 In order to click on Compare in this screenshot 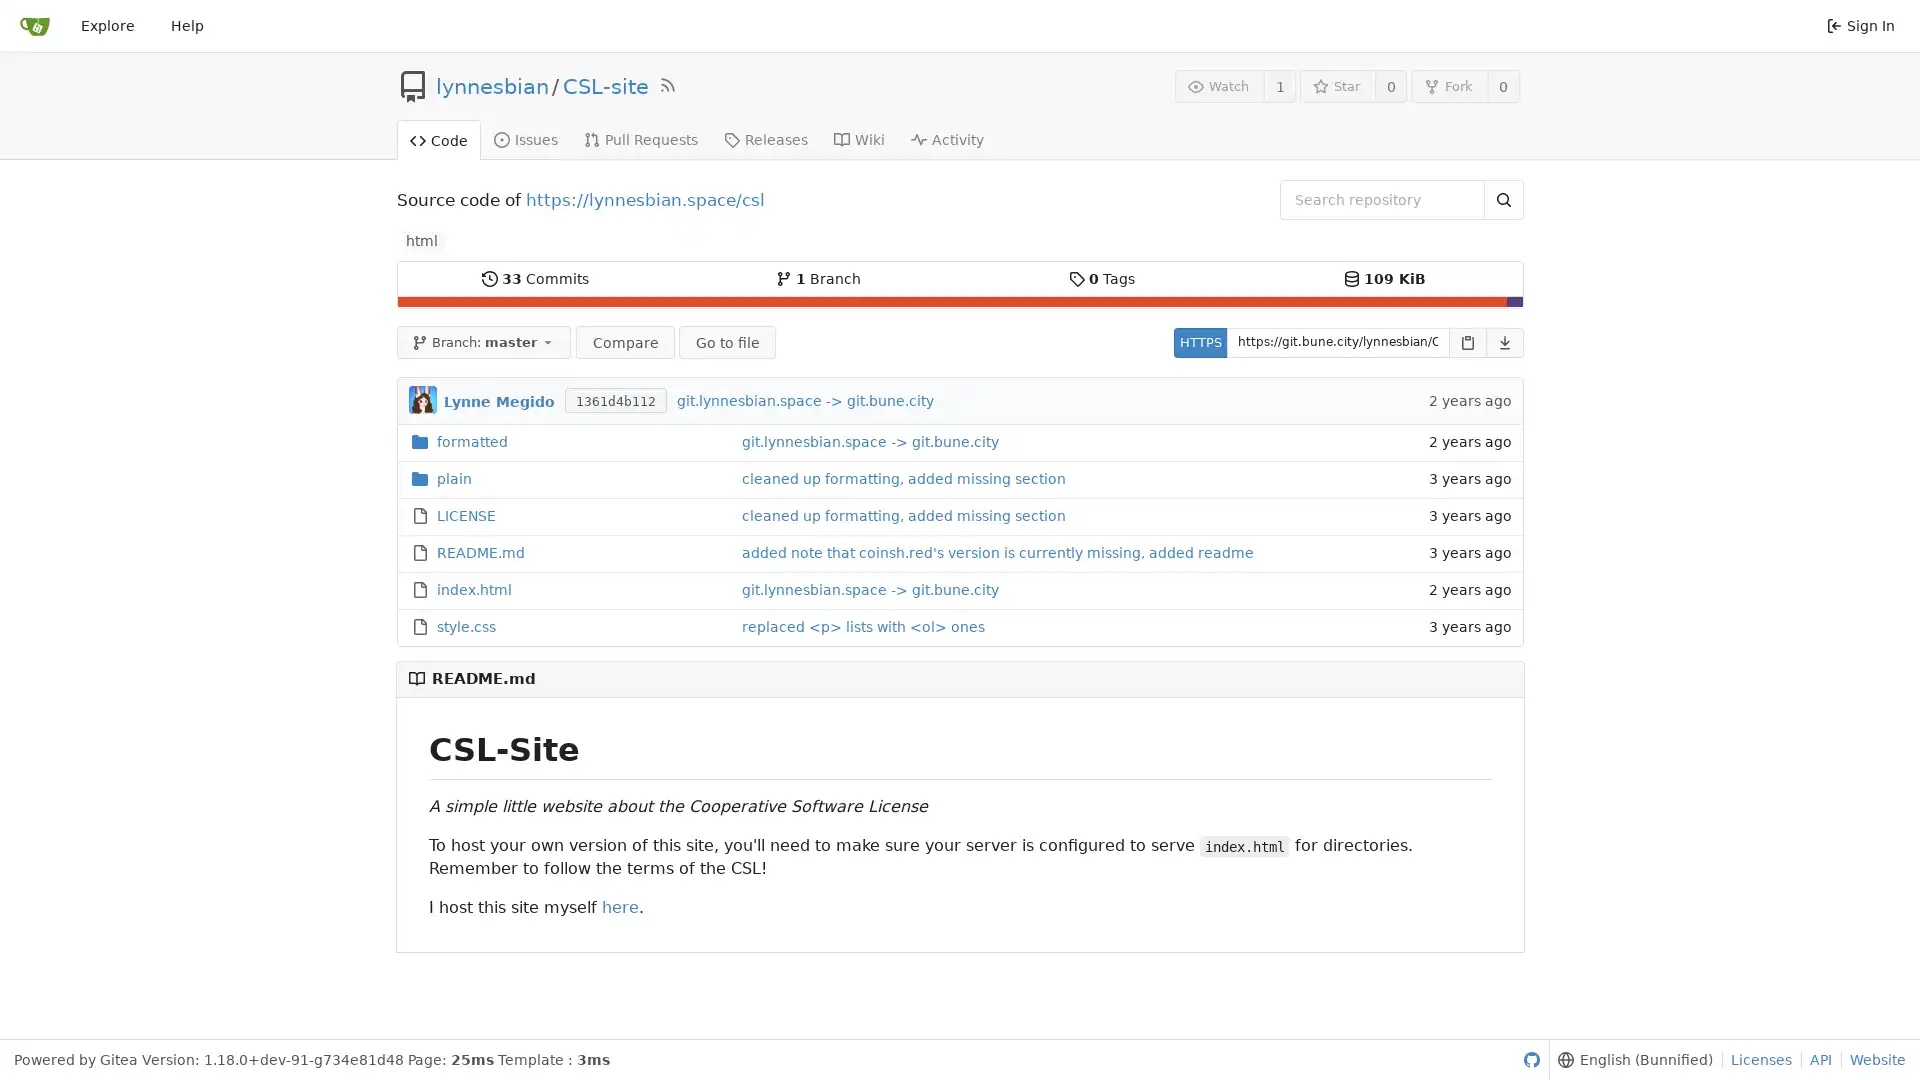, I will do `click(623, 341)`.